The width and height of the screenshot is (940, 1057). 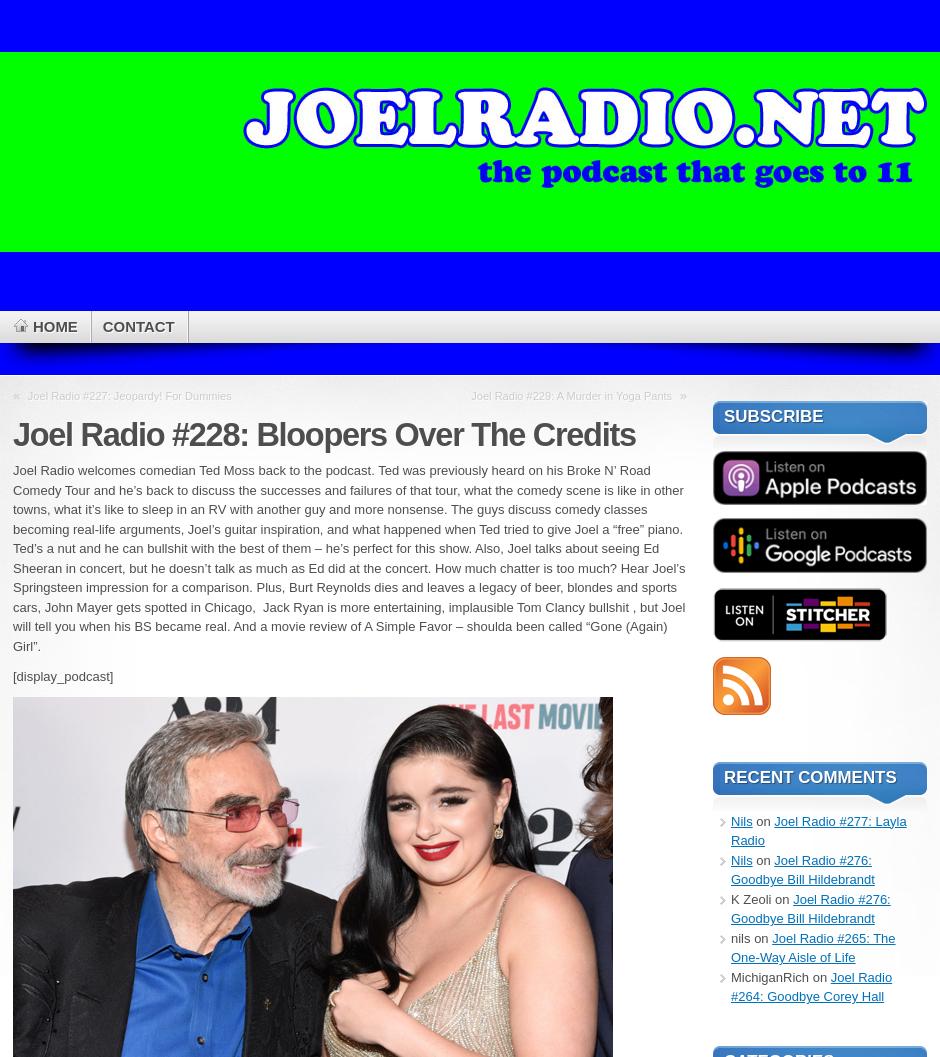 What do you see at coordinates (772, 414) in the screenshot?
I see `'Subscribe'` at bounding box center [772, 414].